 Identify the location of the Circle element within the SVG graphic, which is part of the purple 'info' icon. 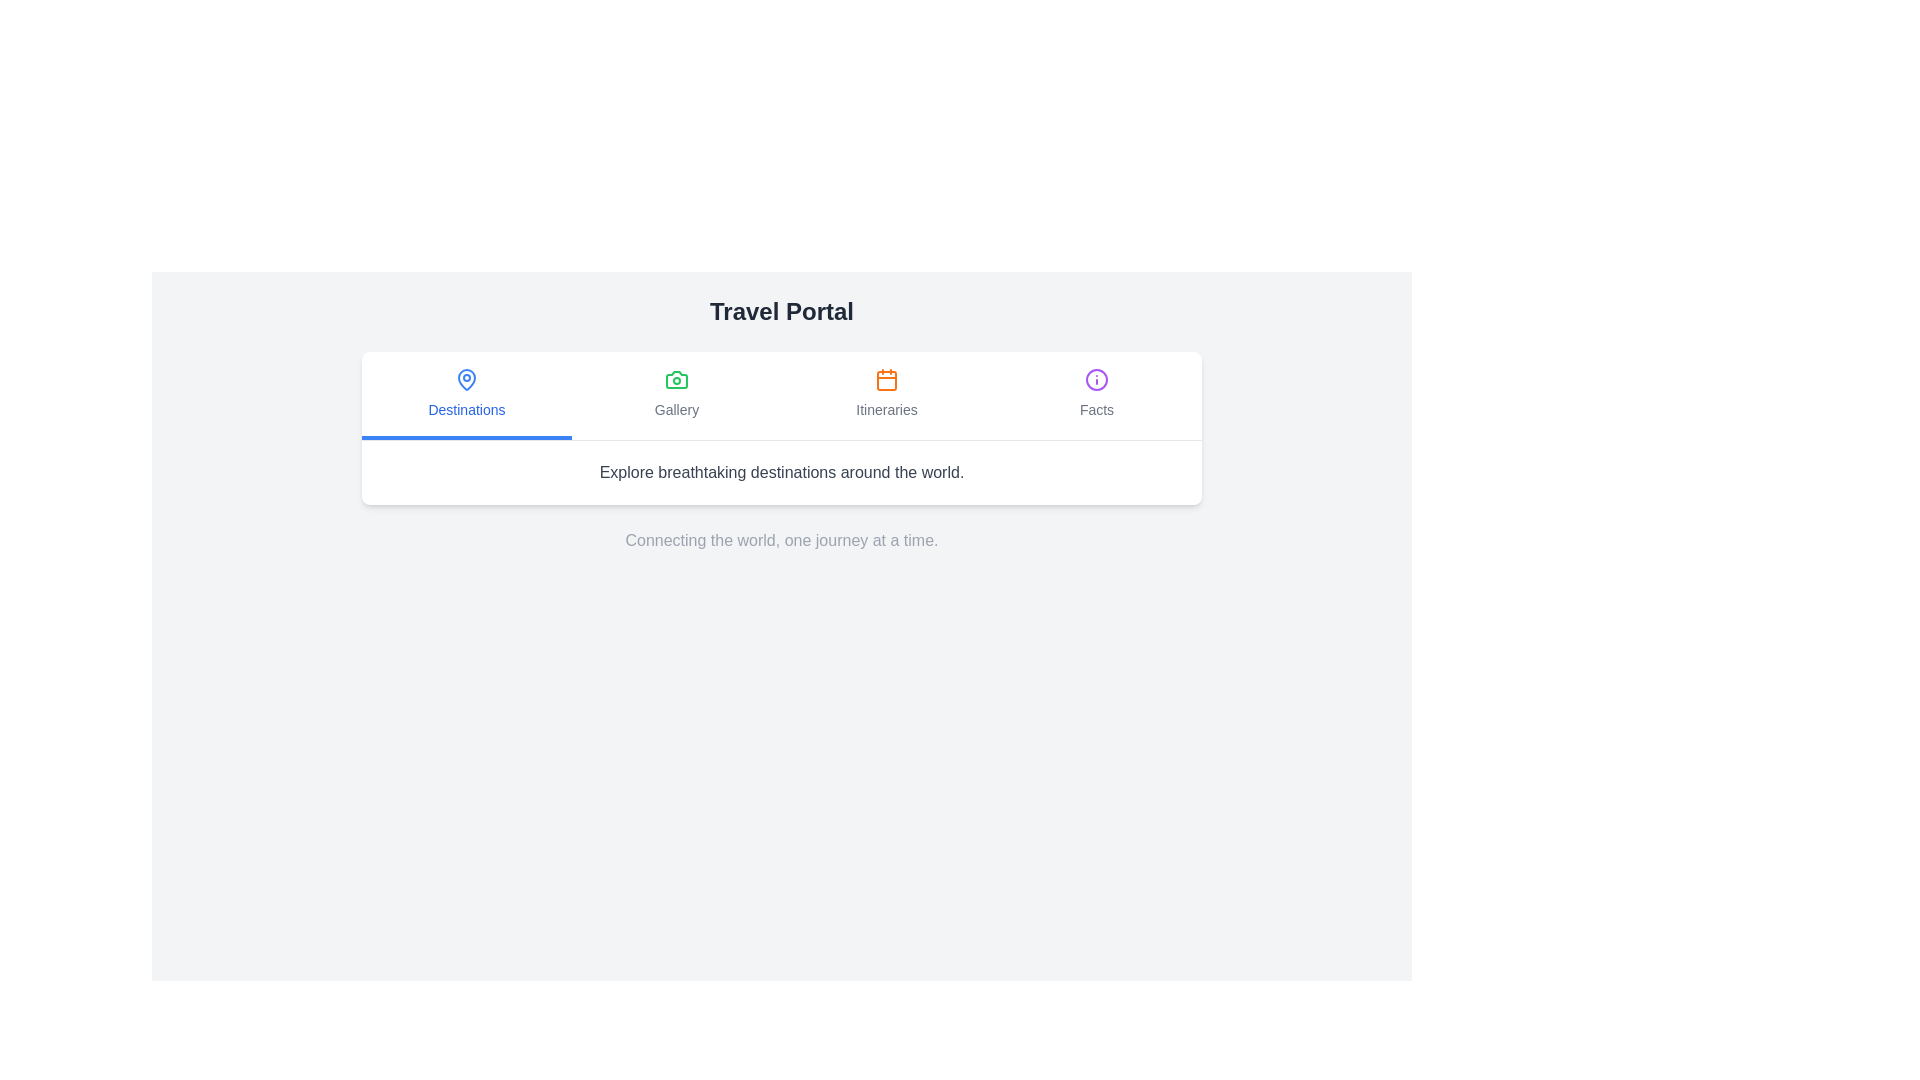
(1096, 380).